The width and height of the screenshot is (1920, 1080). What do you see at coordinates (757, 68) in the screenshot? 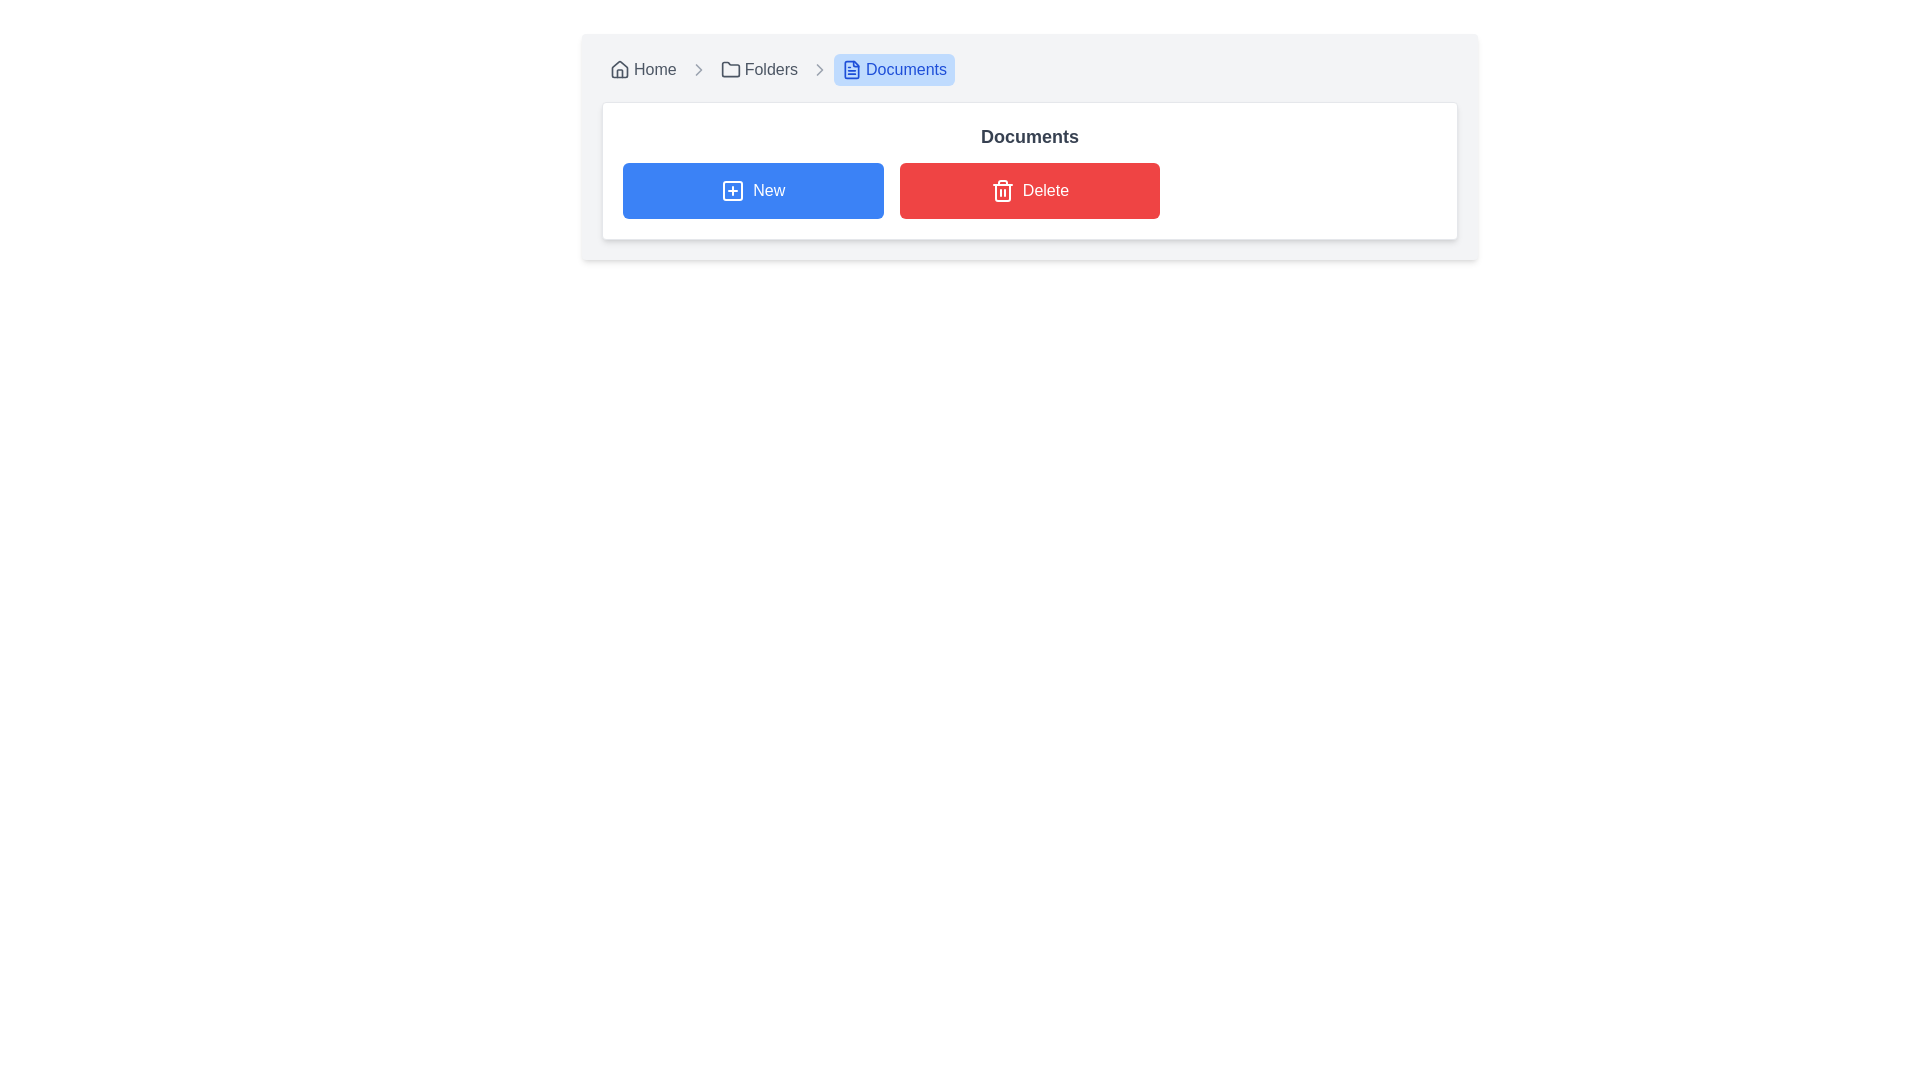
I see `the 'Folders' text link located in the navigation breadcrumb row` at bounding box center [757, 68].